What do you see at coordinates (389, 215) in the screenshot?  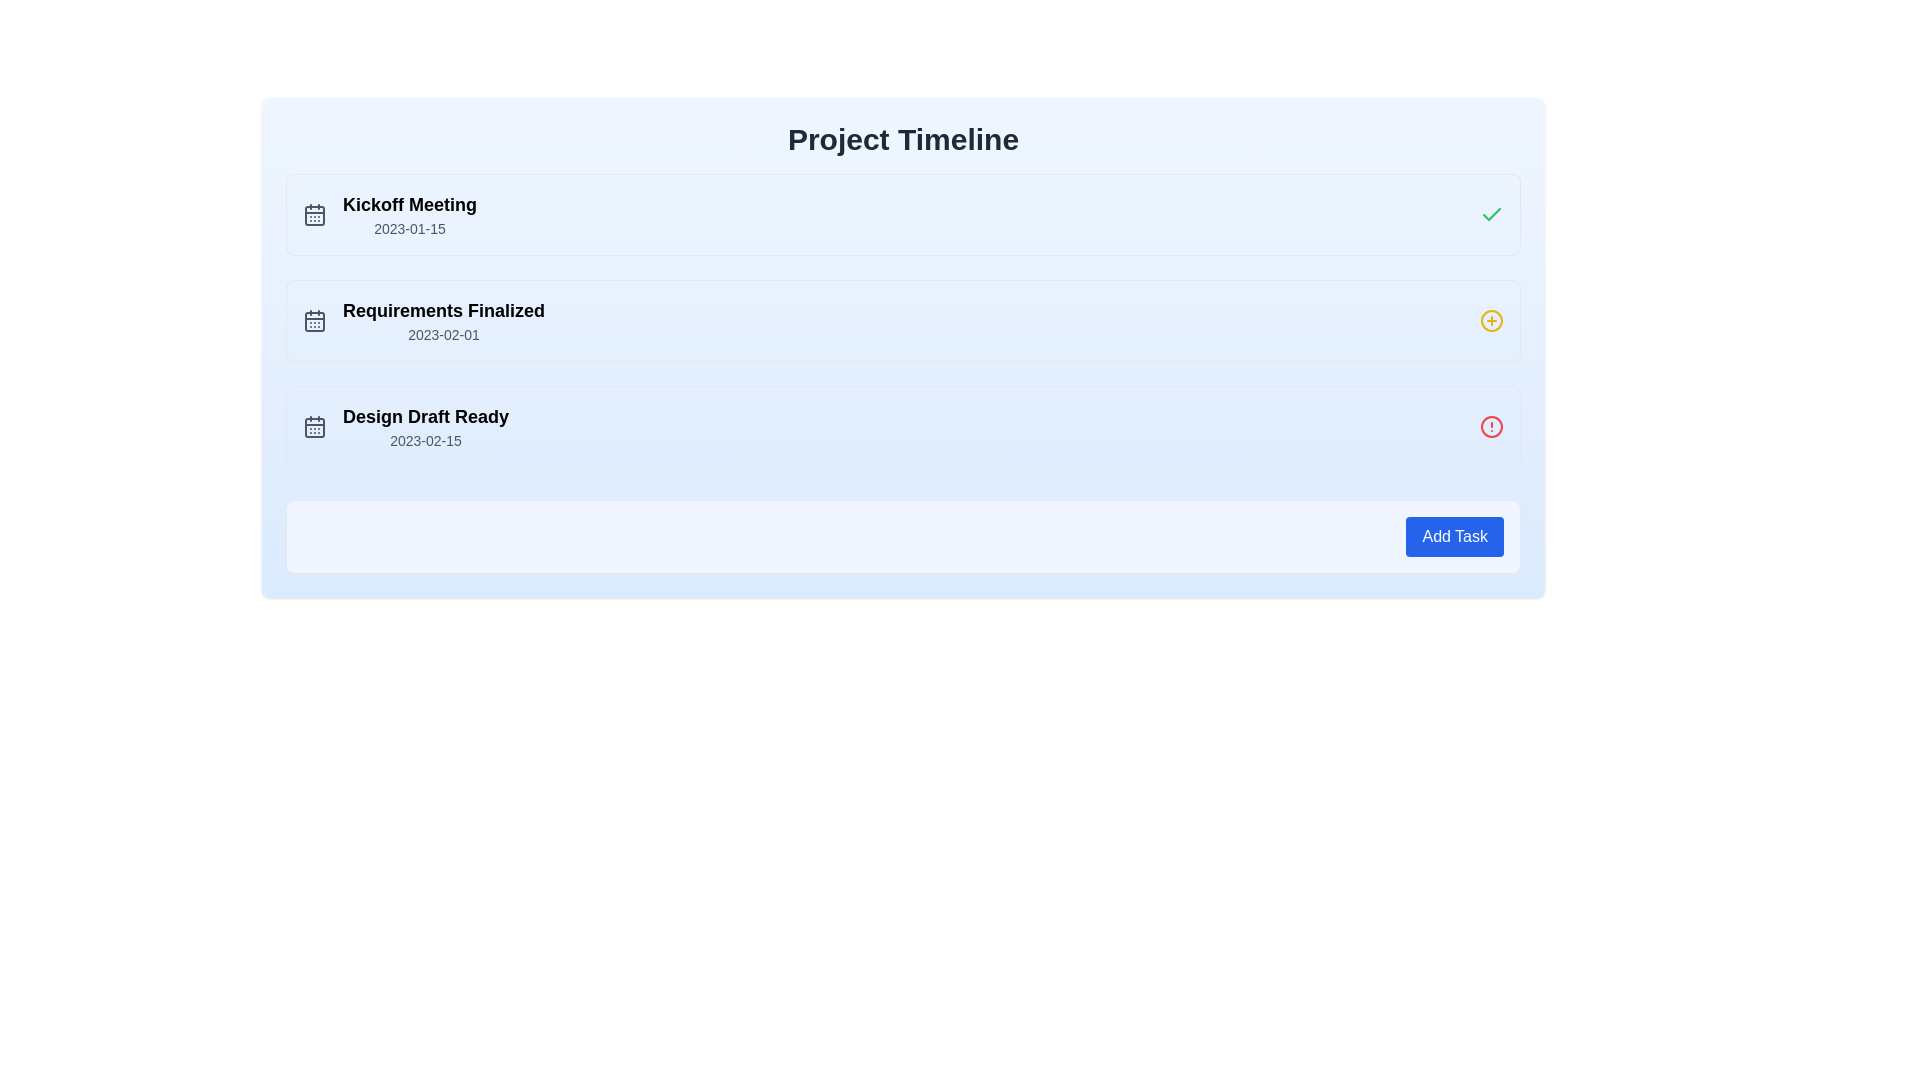 I see `the first list item in the vertical timeline titled 'Kickoff Meeting' with the date '2023-01-15'` at bounding box center [389, 215].